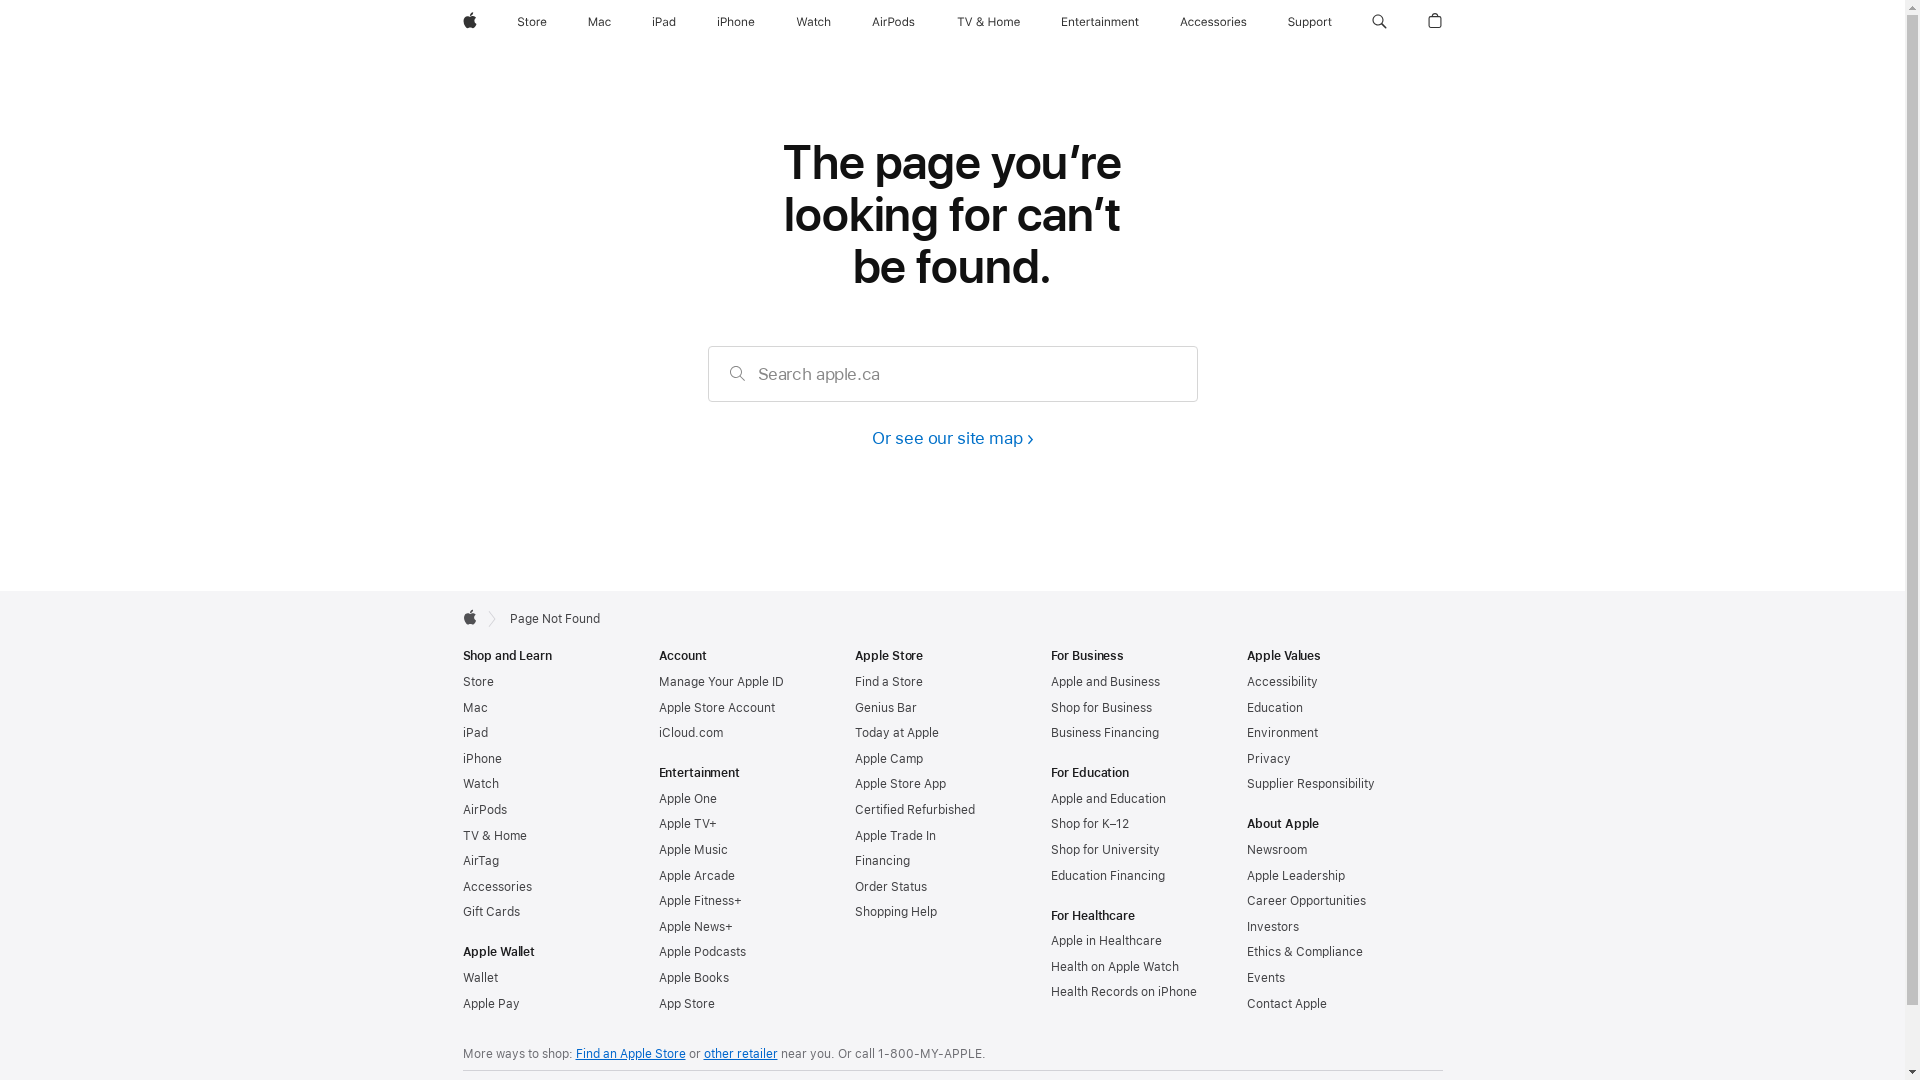 The image size is (1920, 1080). Describe the element at coordinates (1103, 681) in the screenshot. I see `'Apple and Business'` at that location.